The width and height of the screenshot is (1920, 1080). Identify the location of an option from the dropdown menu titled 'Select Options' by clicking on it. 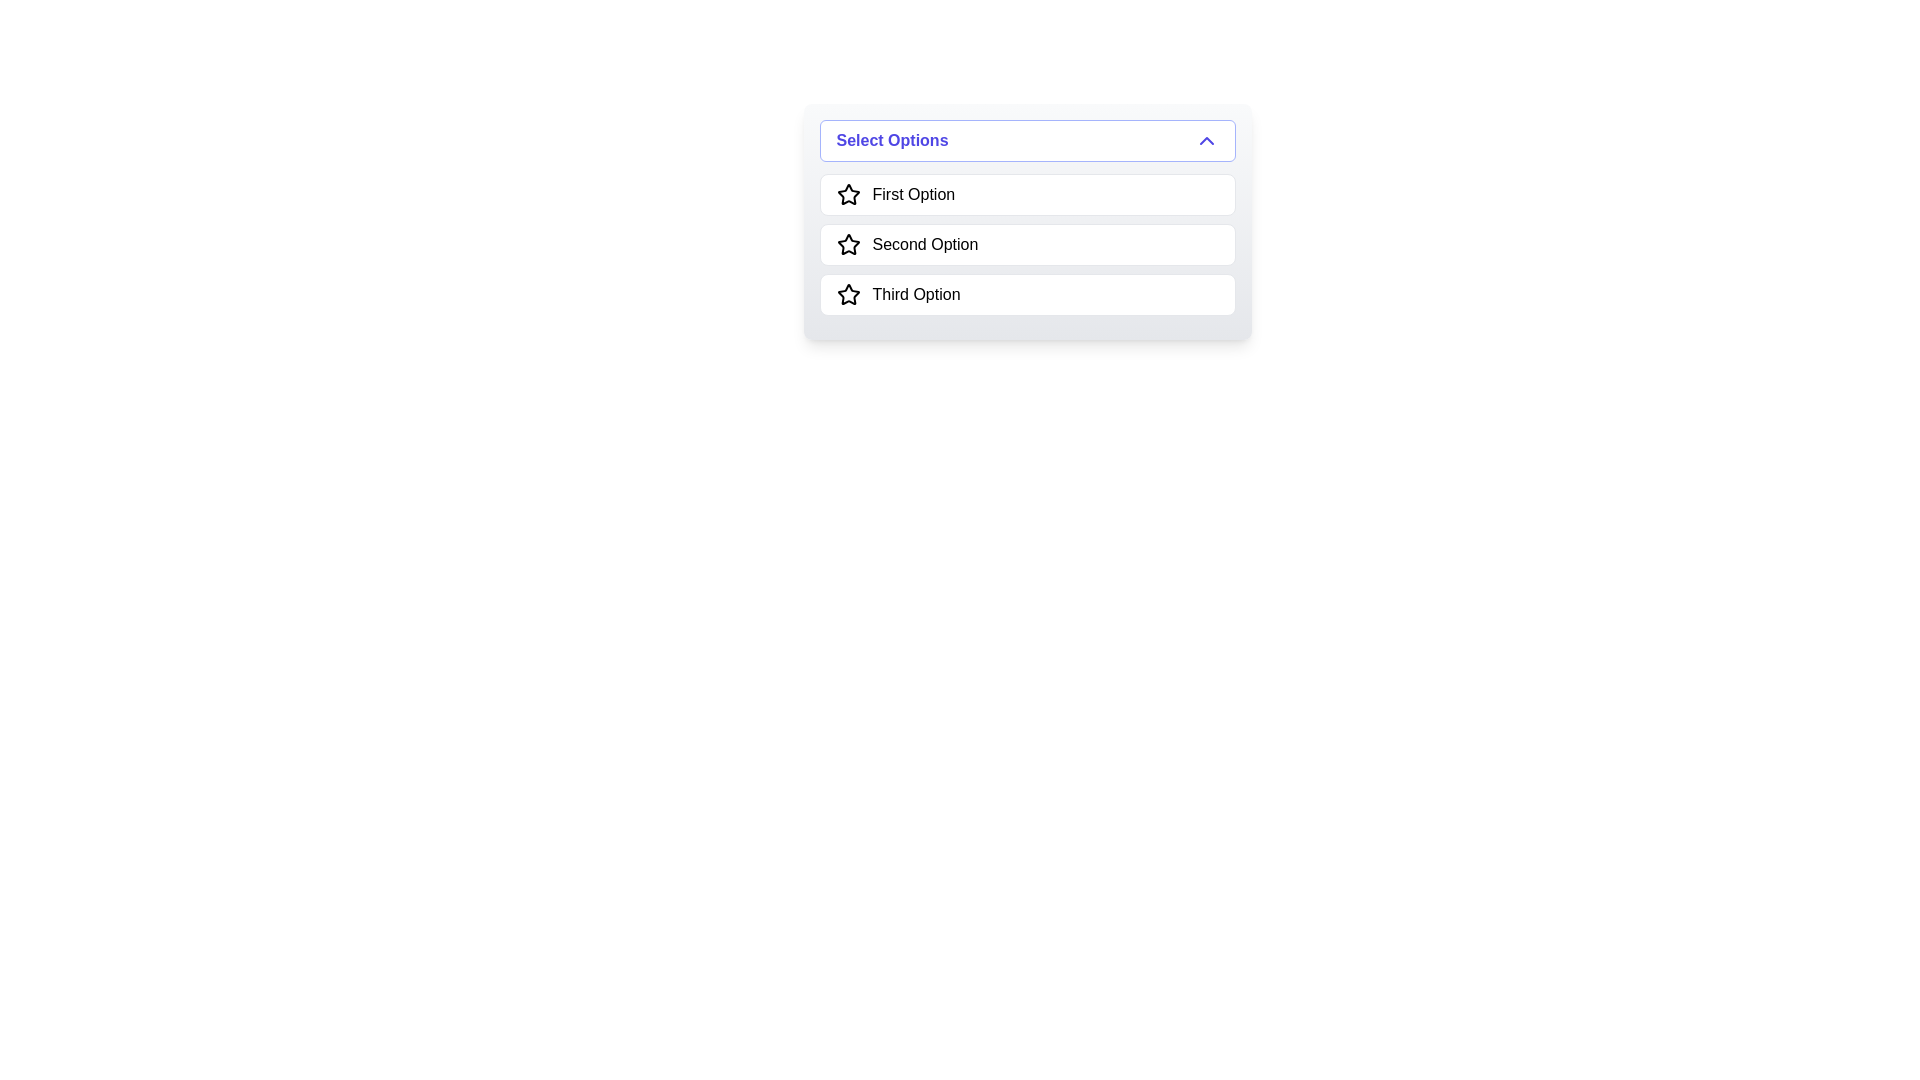
(1027, 222).